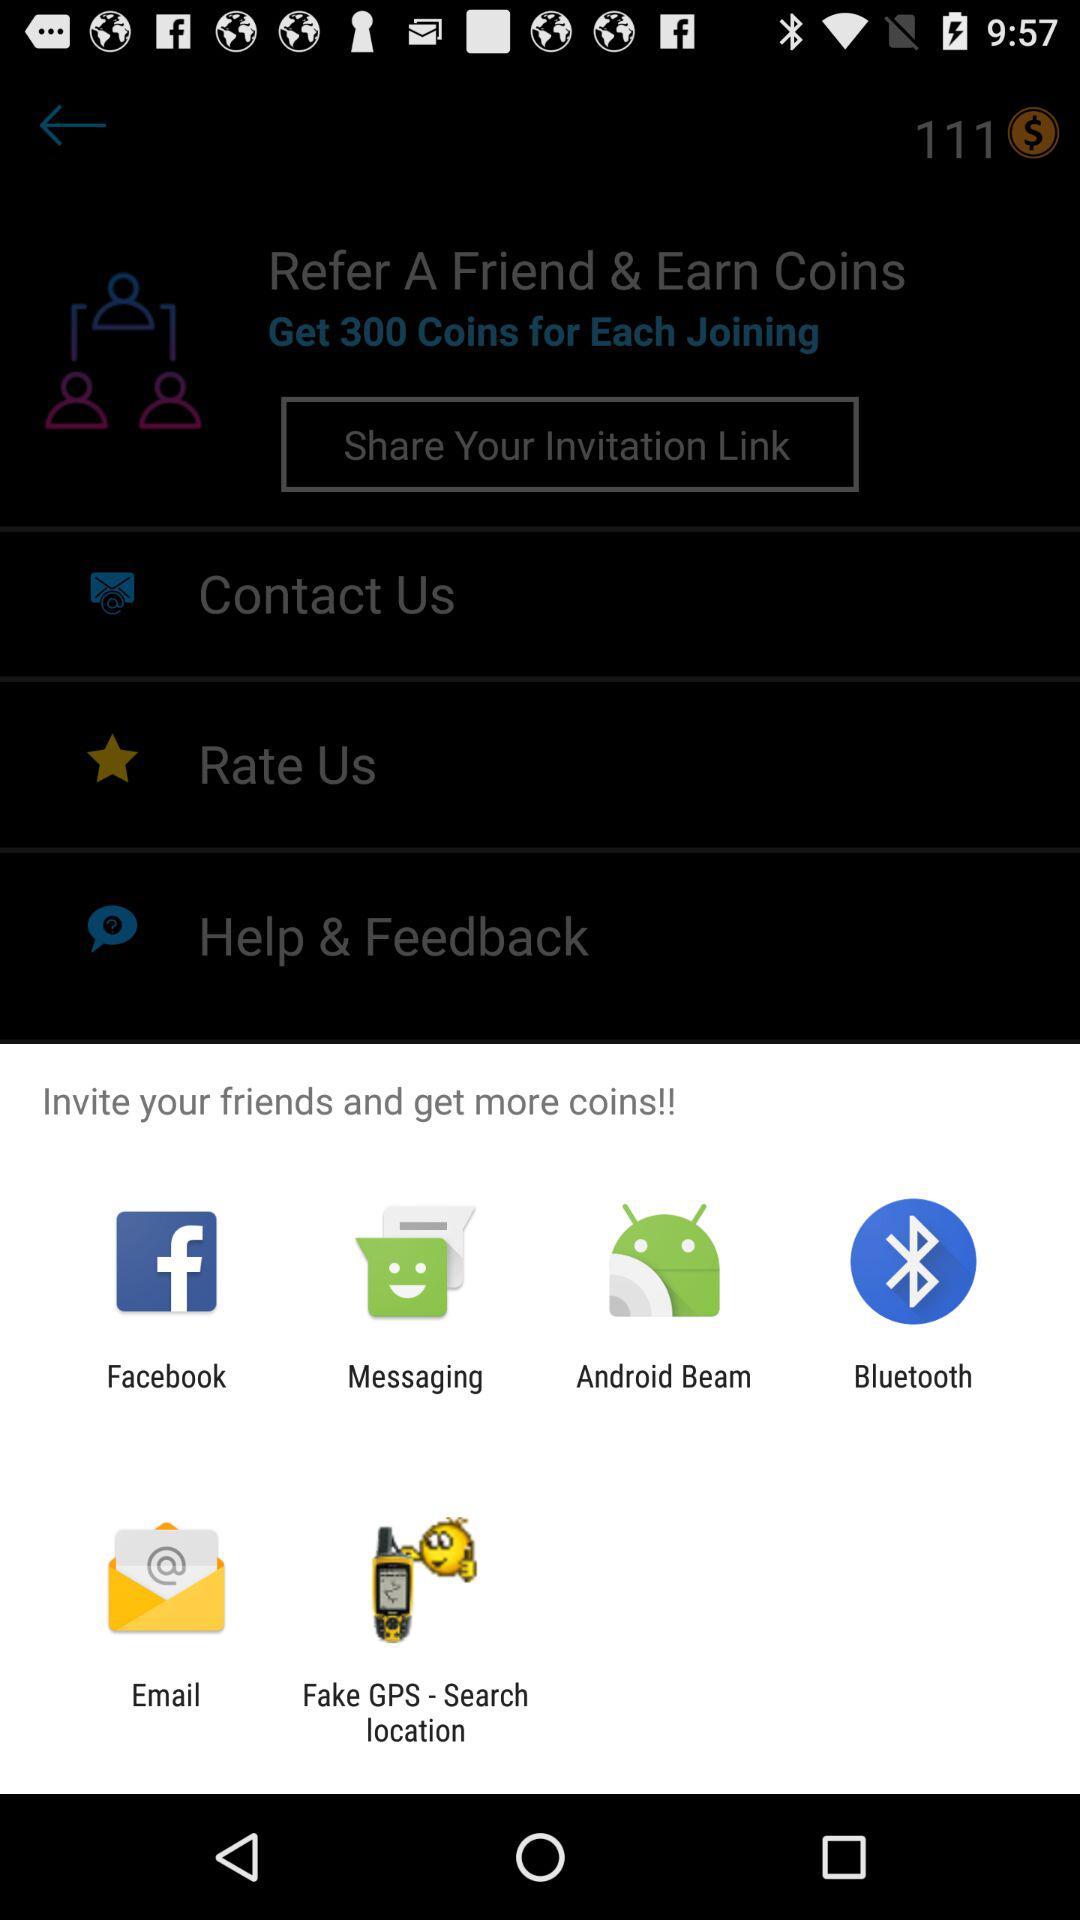 The height and width of the screenshot is (1920, 1080). What do you see at coordinates (913, 1392) in the screenshot?
I see `the app to the right of android beam icon` at bounding box center [913, 1392].